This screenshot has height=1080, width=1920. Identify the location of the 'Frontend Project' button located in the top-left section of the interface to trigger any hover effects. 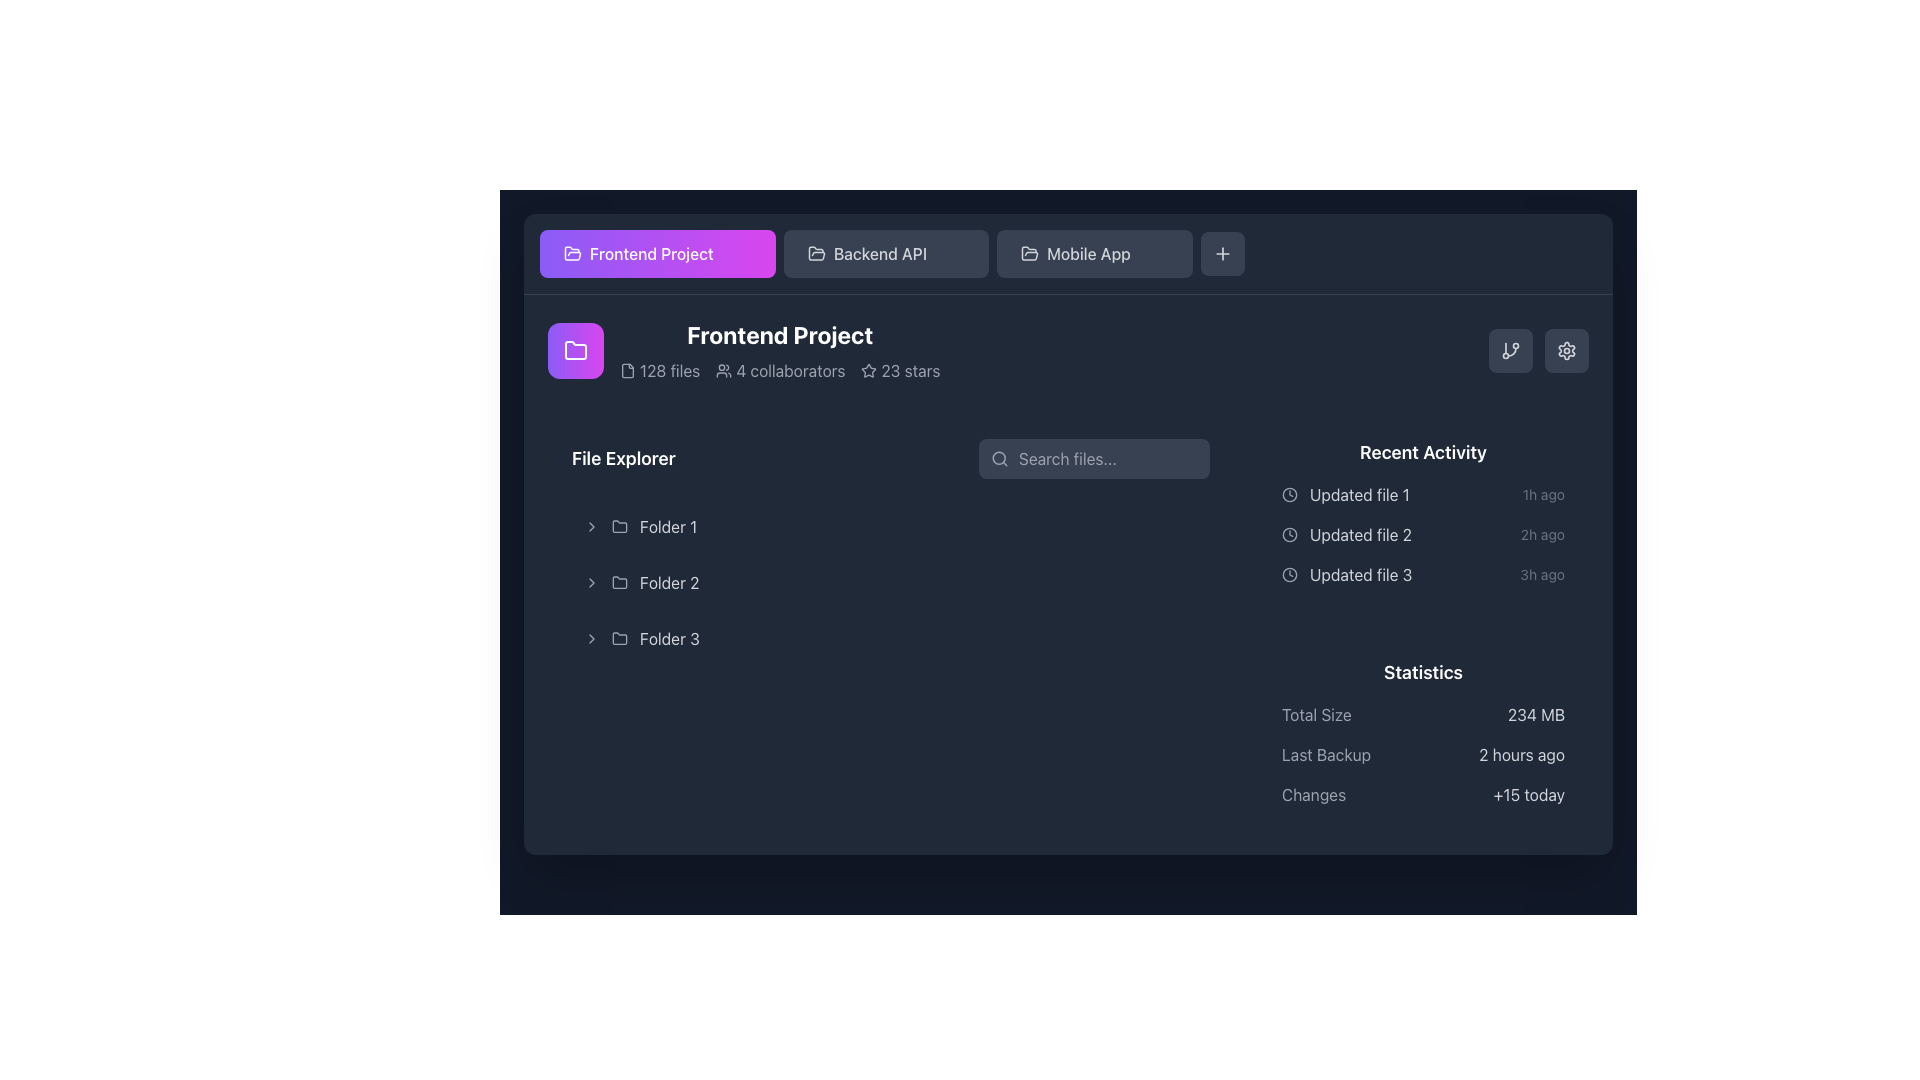
(657, 253).